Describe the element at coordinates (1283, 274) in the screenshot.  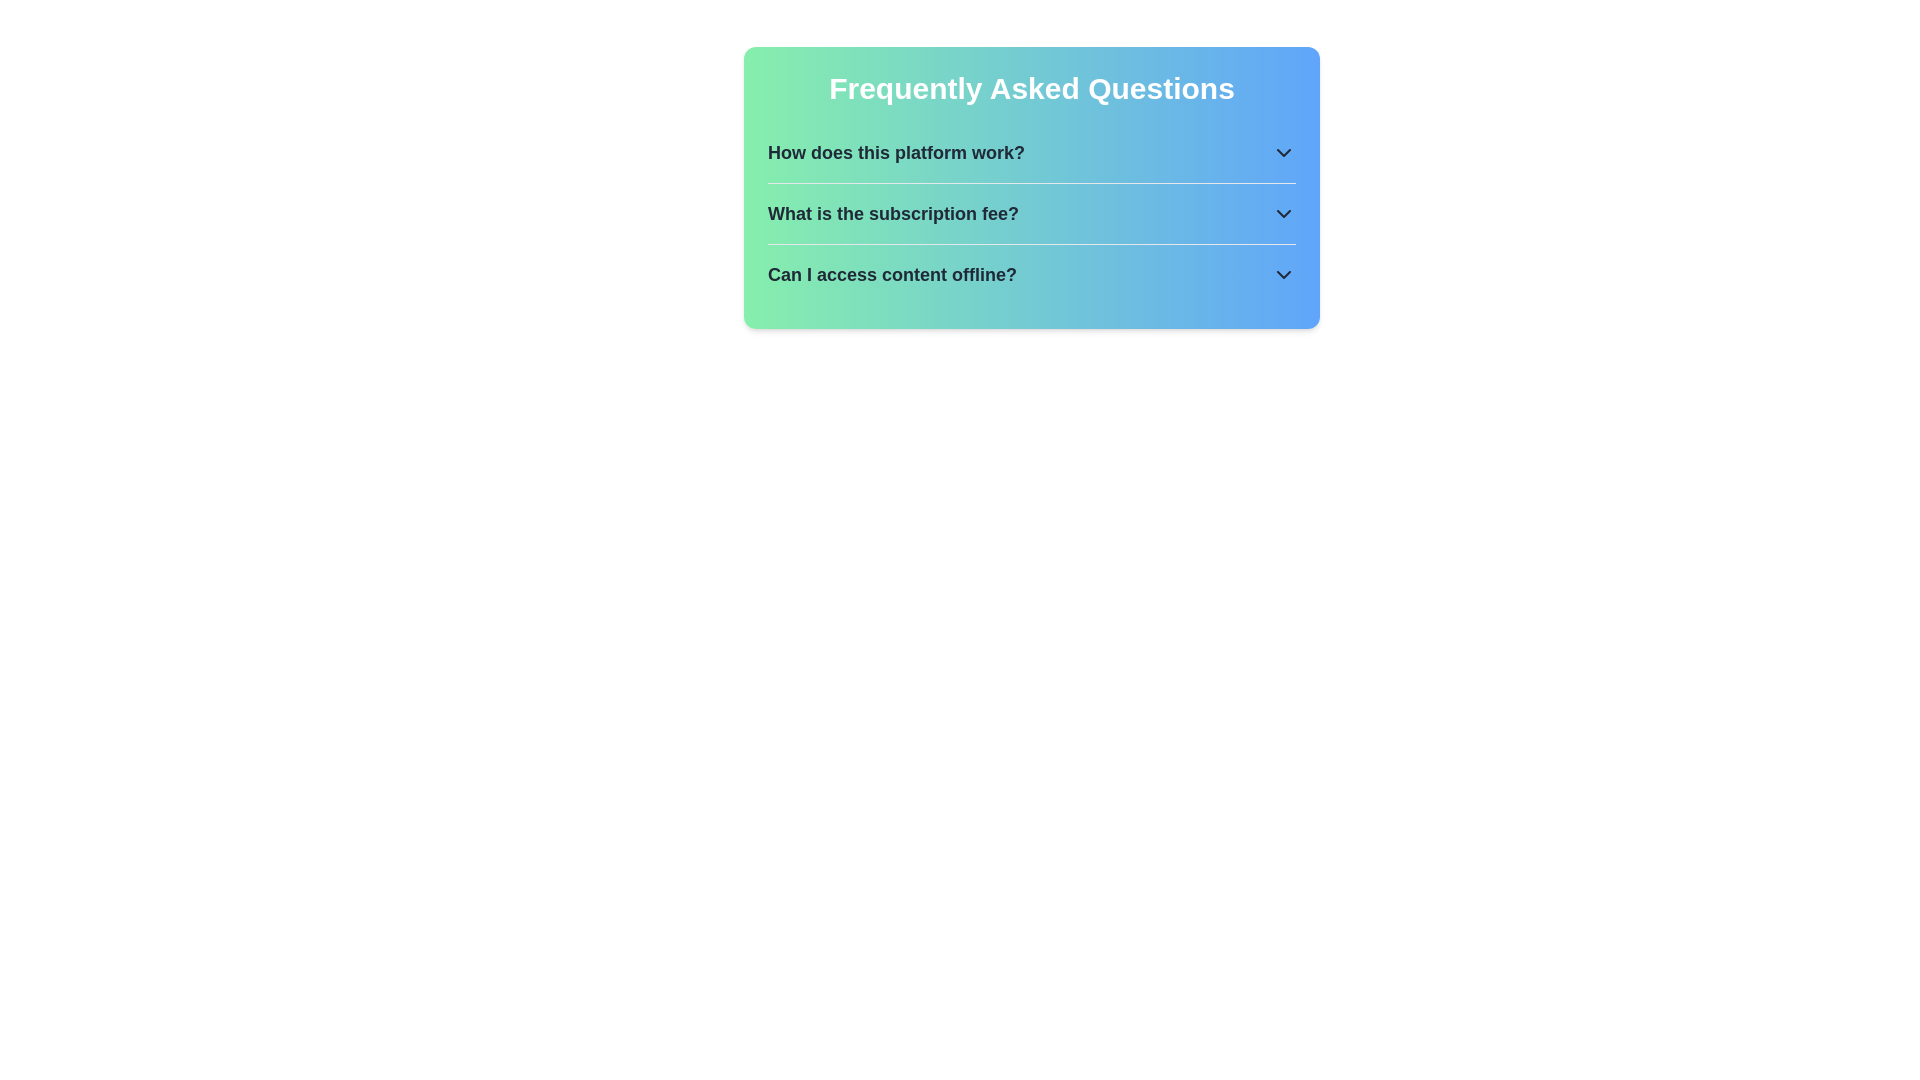
I see `the downward-pointing caret icon that indicates a collapsible menu next to the text 'Can I access content offline?' in the FAQ section` at that location.